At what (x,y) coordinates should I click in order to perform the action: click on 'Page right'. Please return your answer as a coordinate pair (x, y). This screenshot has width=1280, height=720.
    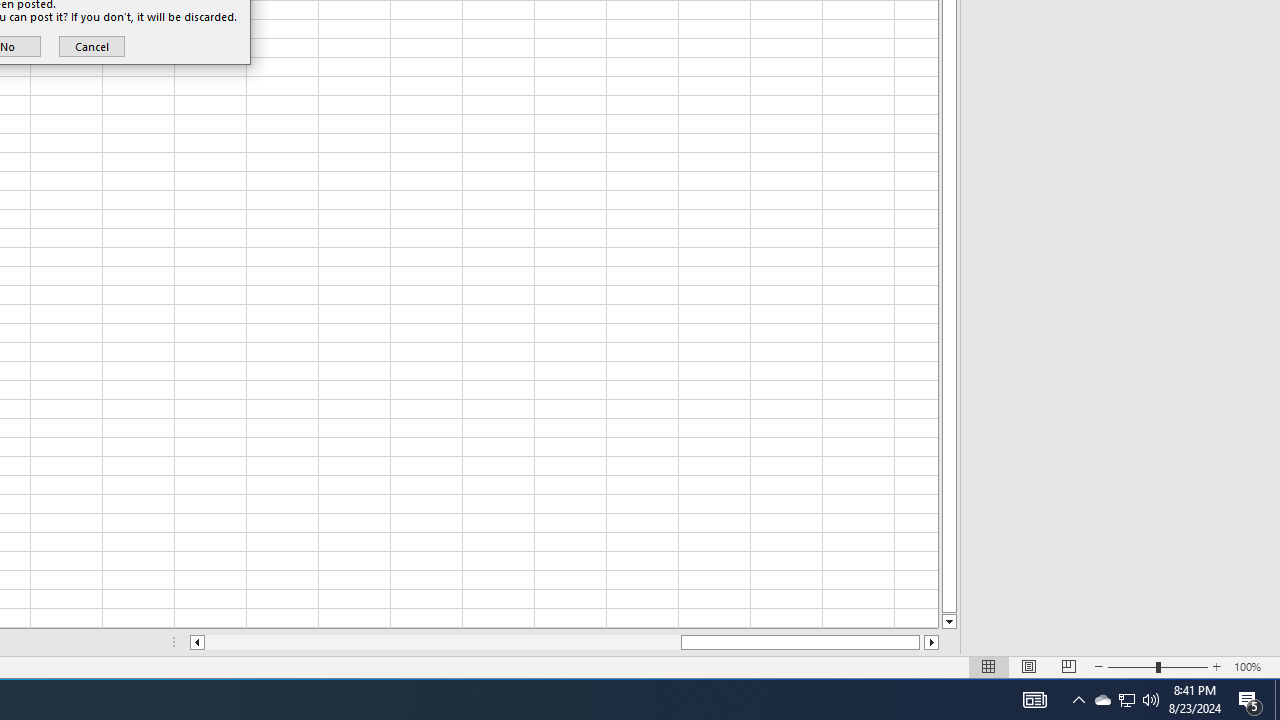
    Looking at the image, I should click on (921, 642).